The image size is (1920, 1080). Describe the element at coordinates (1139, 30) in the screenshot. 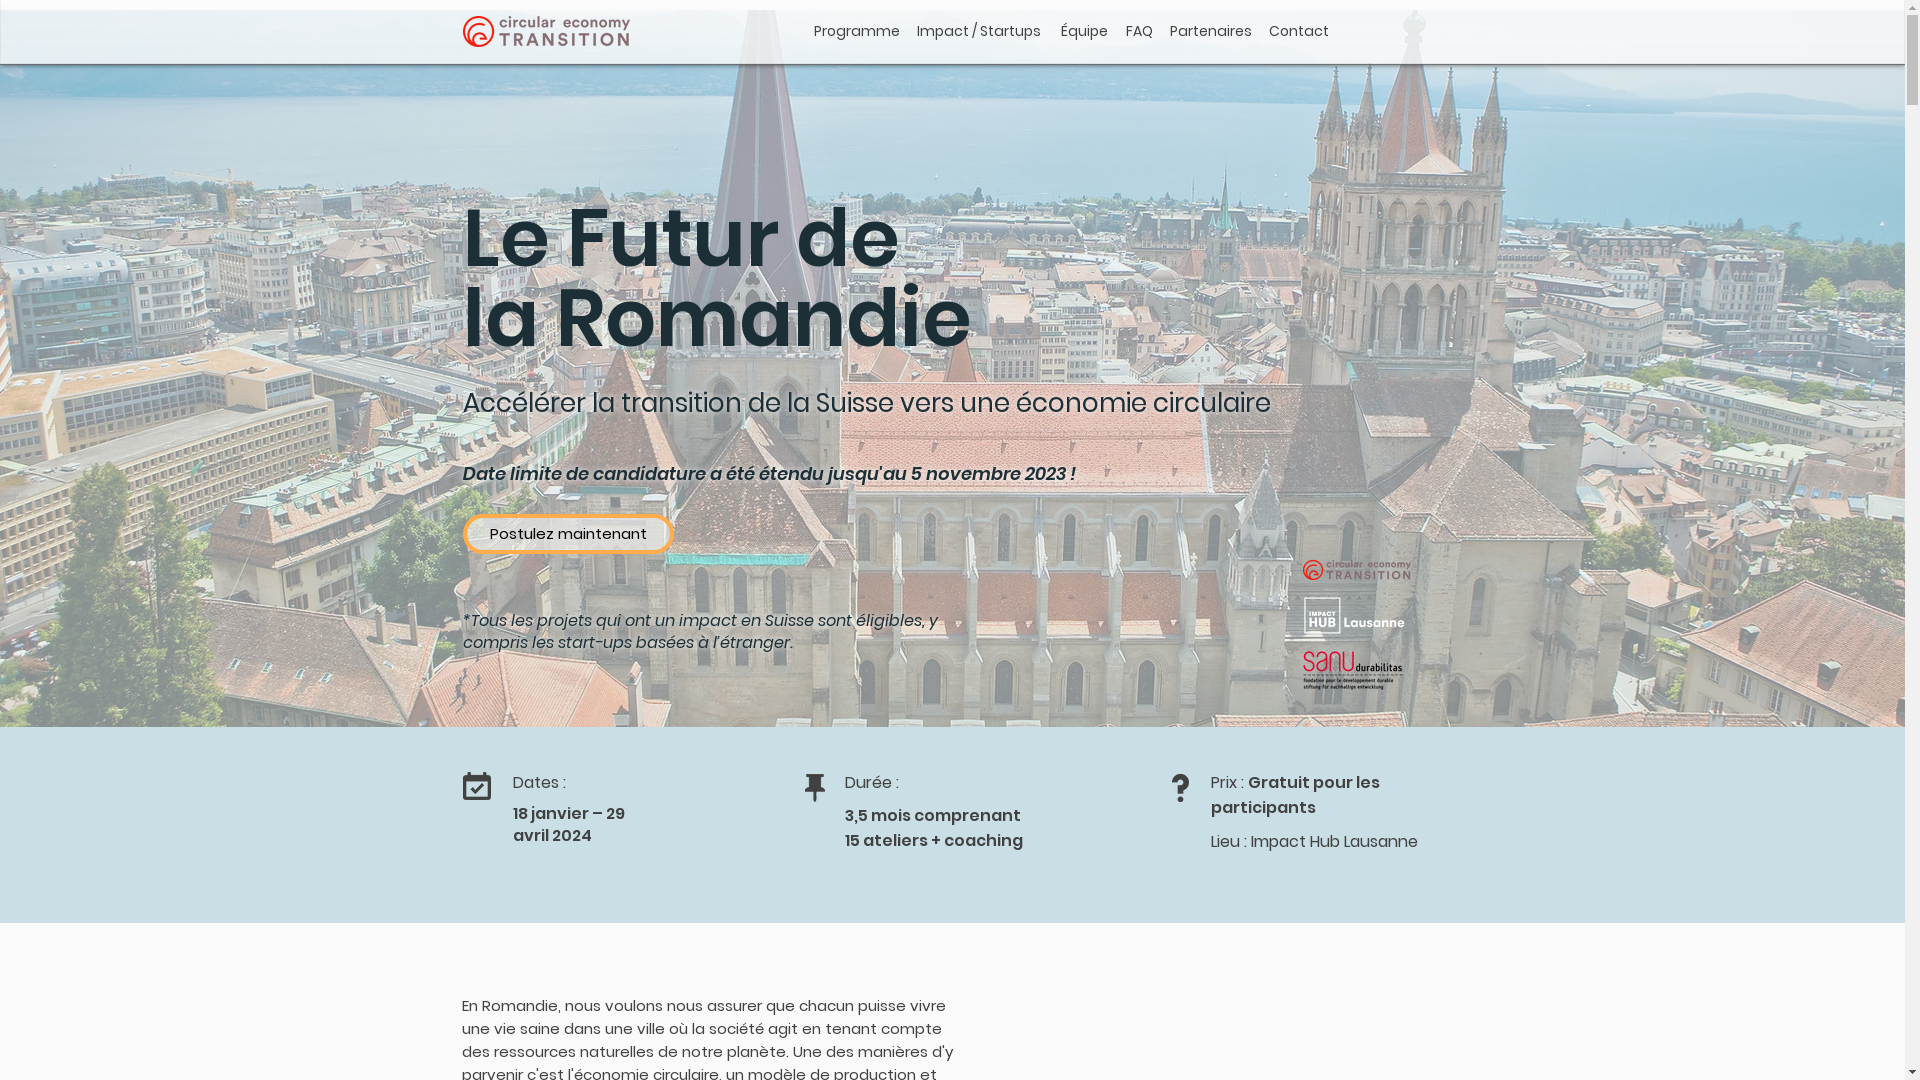

I see `'FAQ'` at that location.